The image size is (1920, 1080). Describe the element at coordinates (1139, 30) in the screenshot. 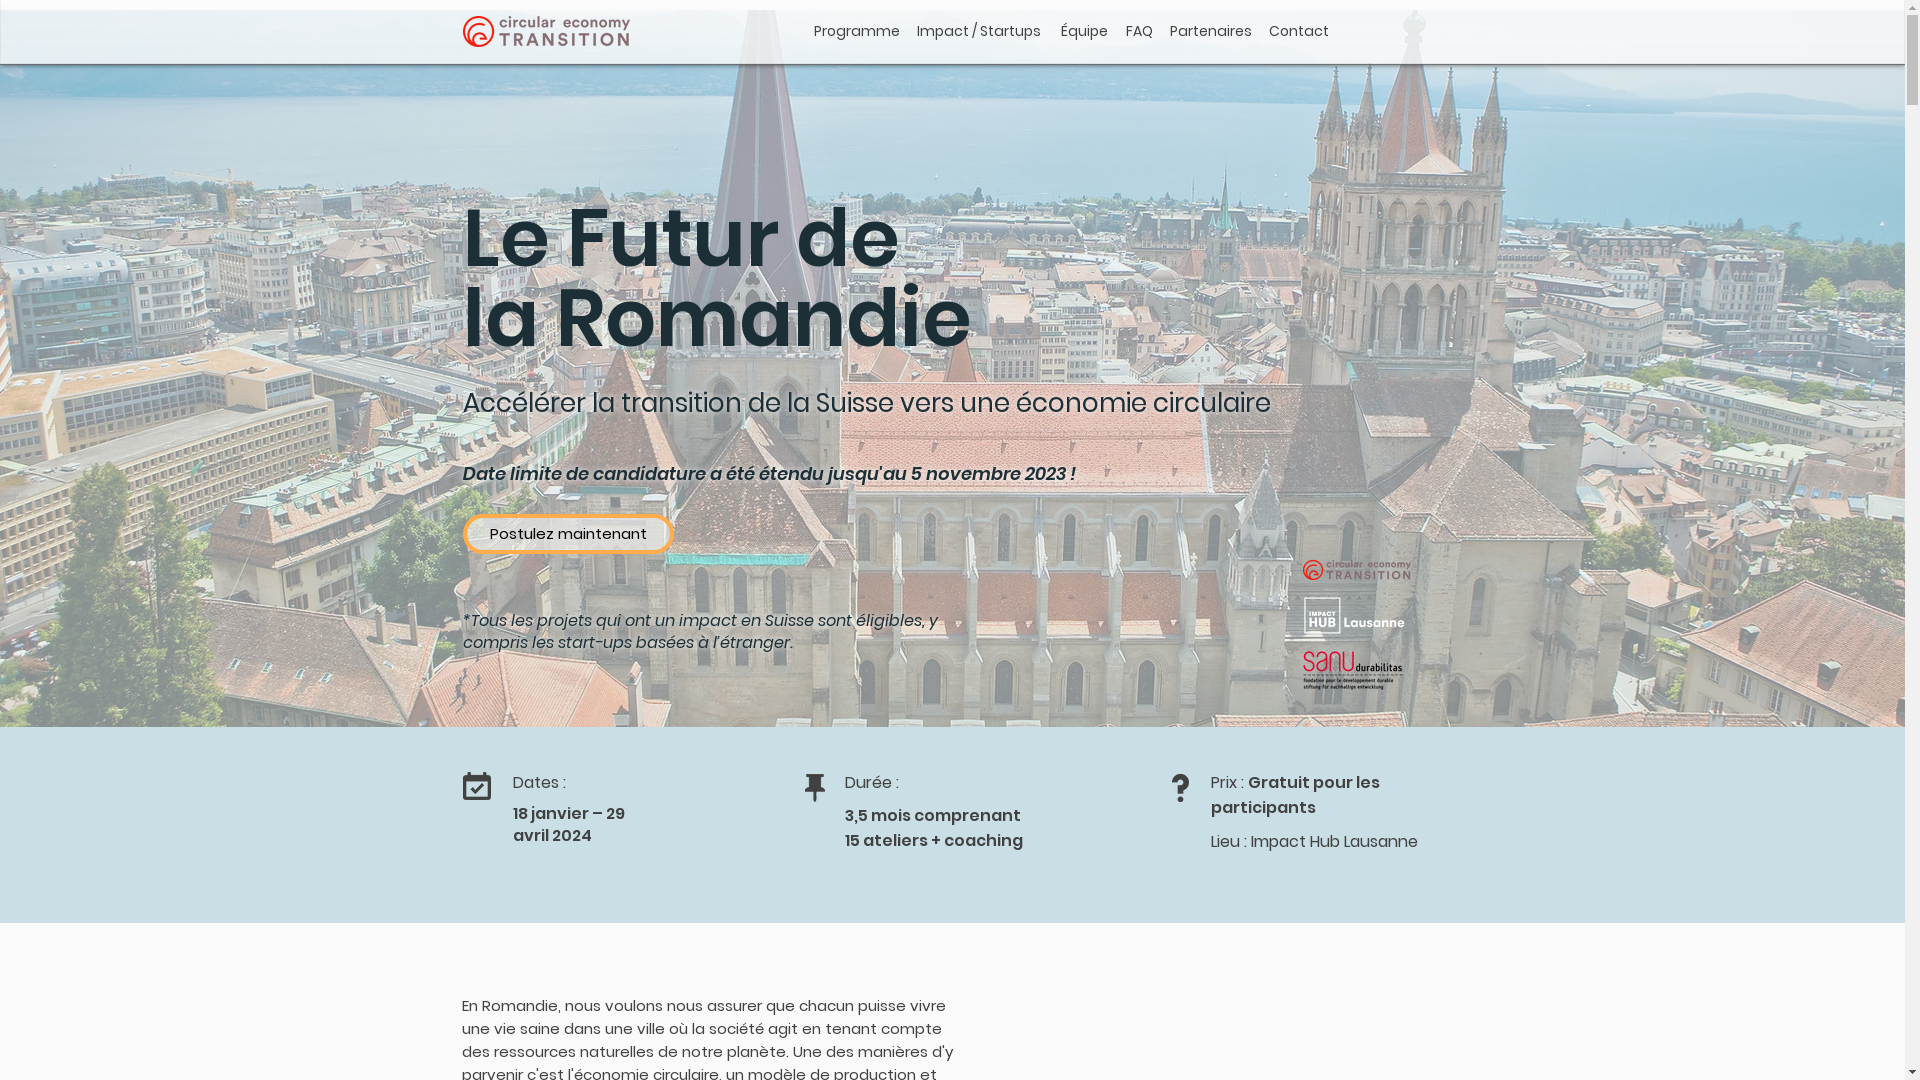

I see `'FAQ'` at that location.